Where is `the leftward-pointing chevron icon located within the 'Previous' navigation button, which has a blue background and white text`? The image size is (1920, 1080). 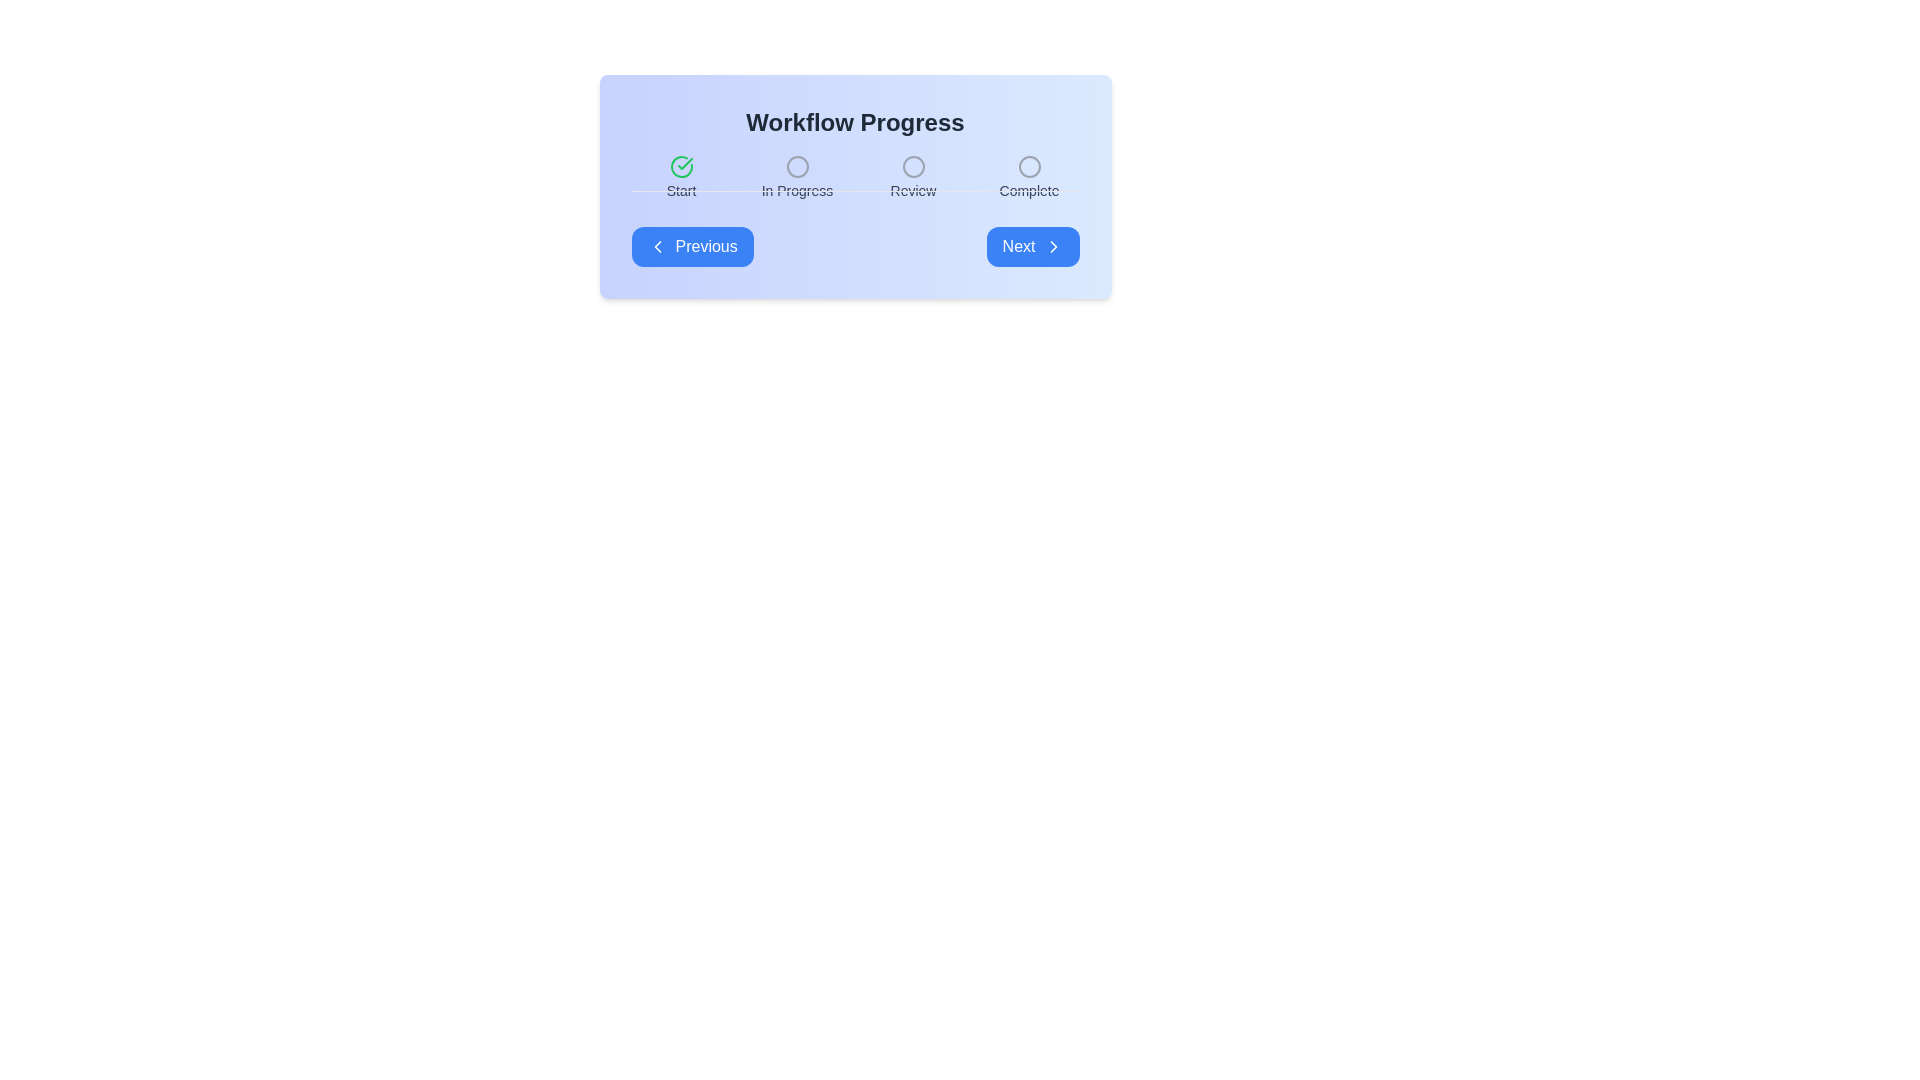
the leftward-pointing chevron icon located within the 'Previous' navigation button, which has a blue background and white text is located at coordinates (657, 245).